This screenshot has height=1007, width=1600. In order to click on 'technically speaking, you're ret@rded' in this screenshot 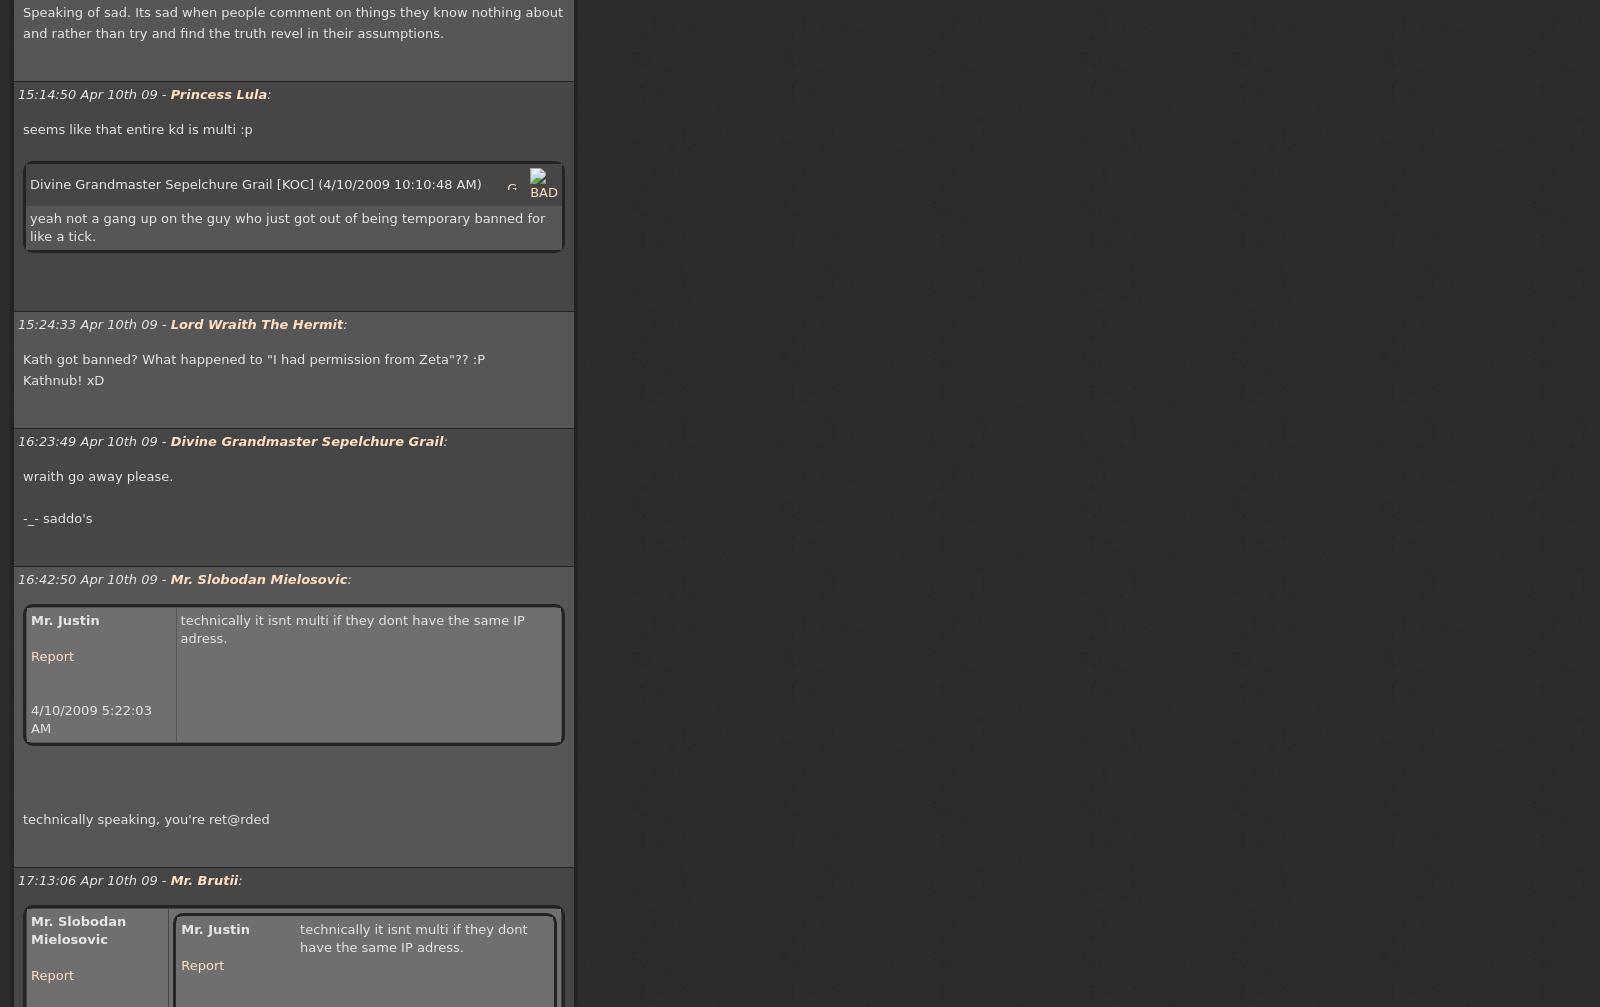, I will do `click(144, 818)`.